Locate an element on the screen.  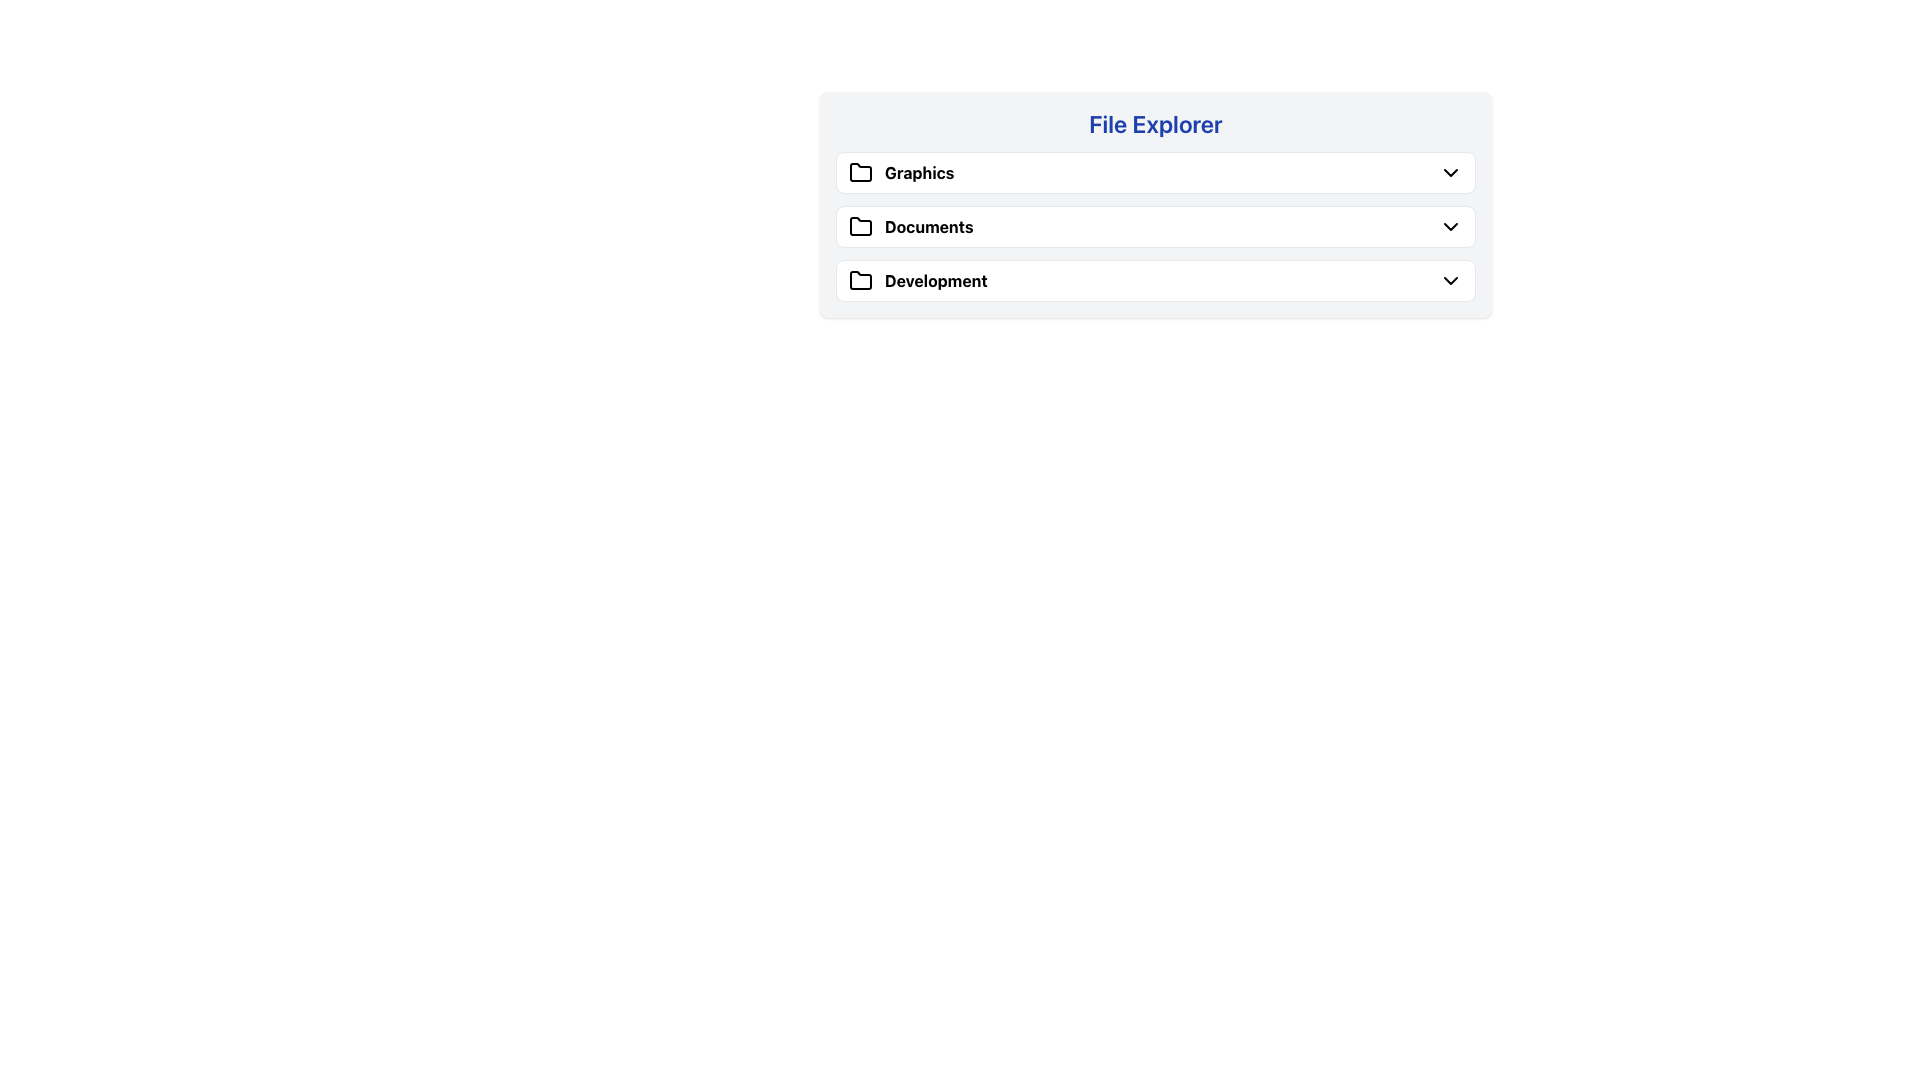
the text label displaying 'Development' located as the header of a folder entry under the 'Documents' section is located at coordinates (935, 281).